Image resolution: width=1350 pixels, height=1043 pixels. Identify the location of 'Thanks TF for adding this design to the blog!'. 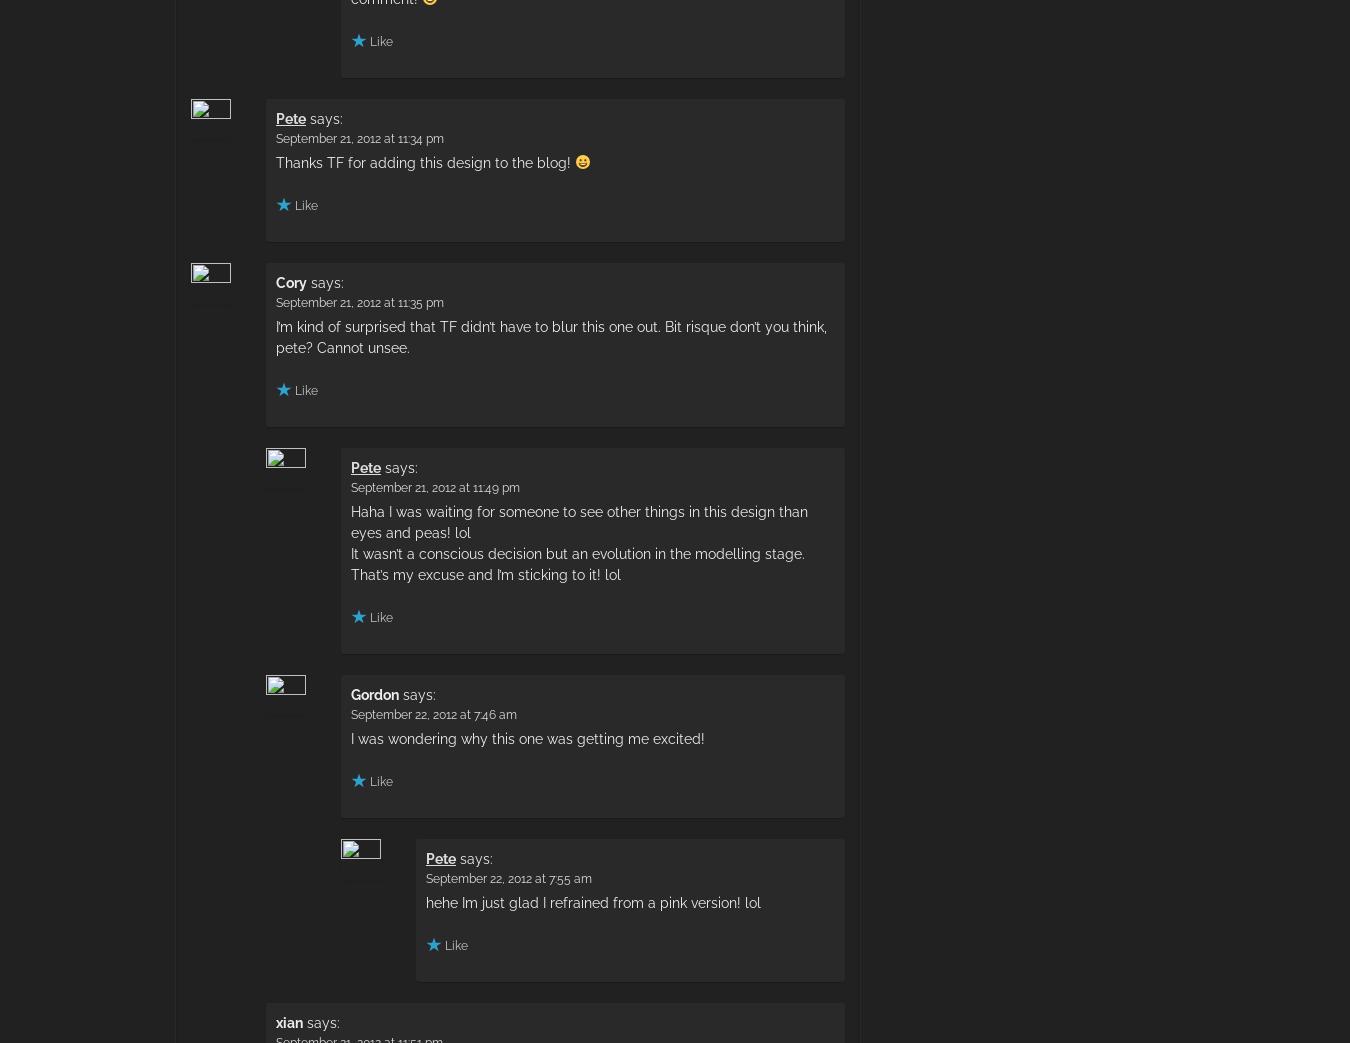
(274, 160).